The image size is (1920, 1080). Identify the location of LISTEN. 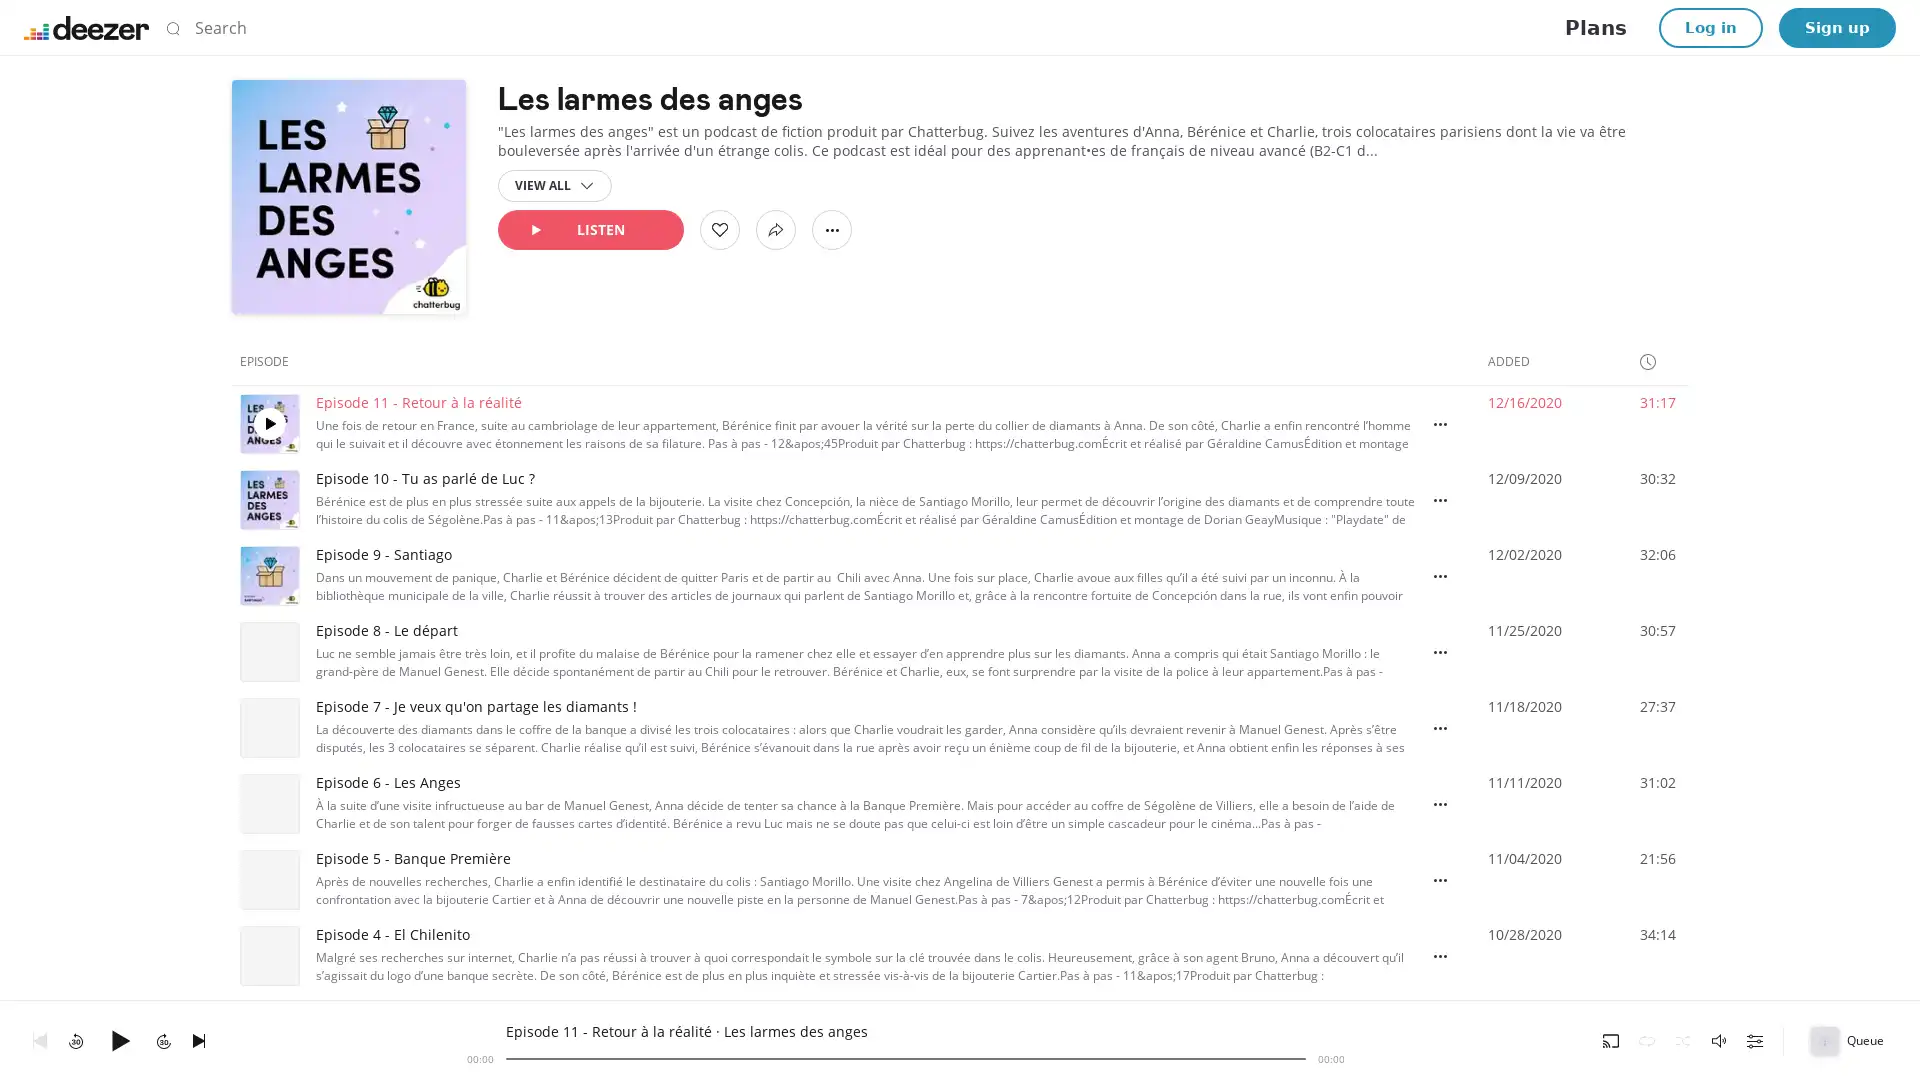
(589, 229).